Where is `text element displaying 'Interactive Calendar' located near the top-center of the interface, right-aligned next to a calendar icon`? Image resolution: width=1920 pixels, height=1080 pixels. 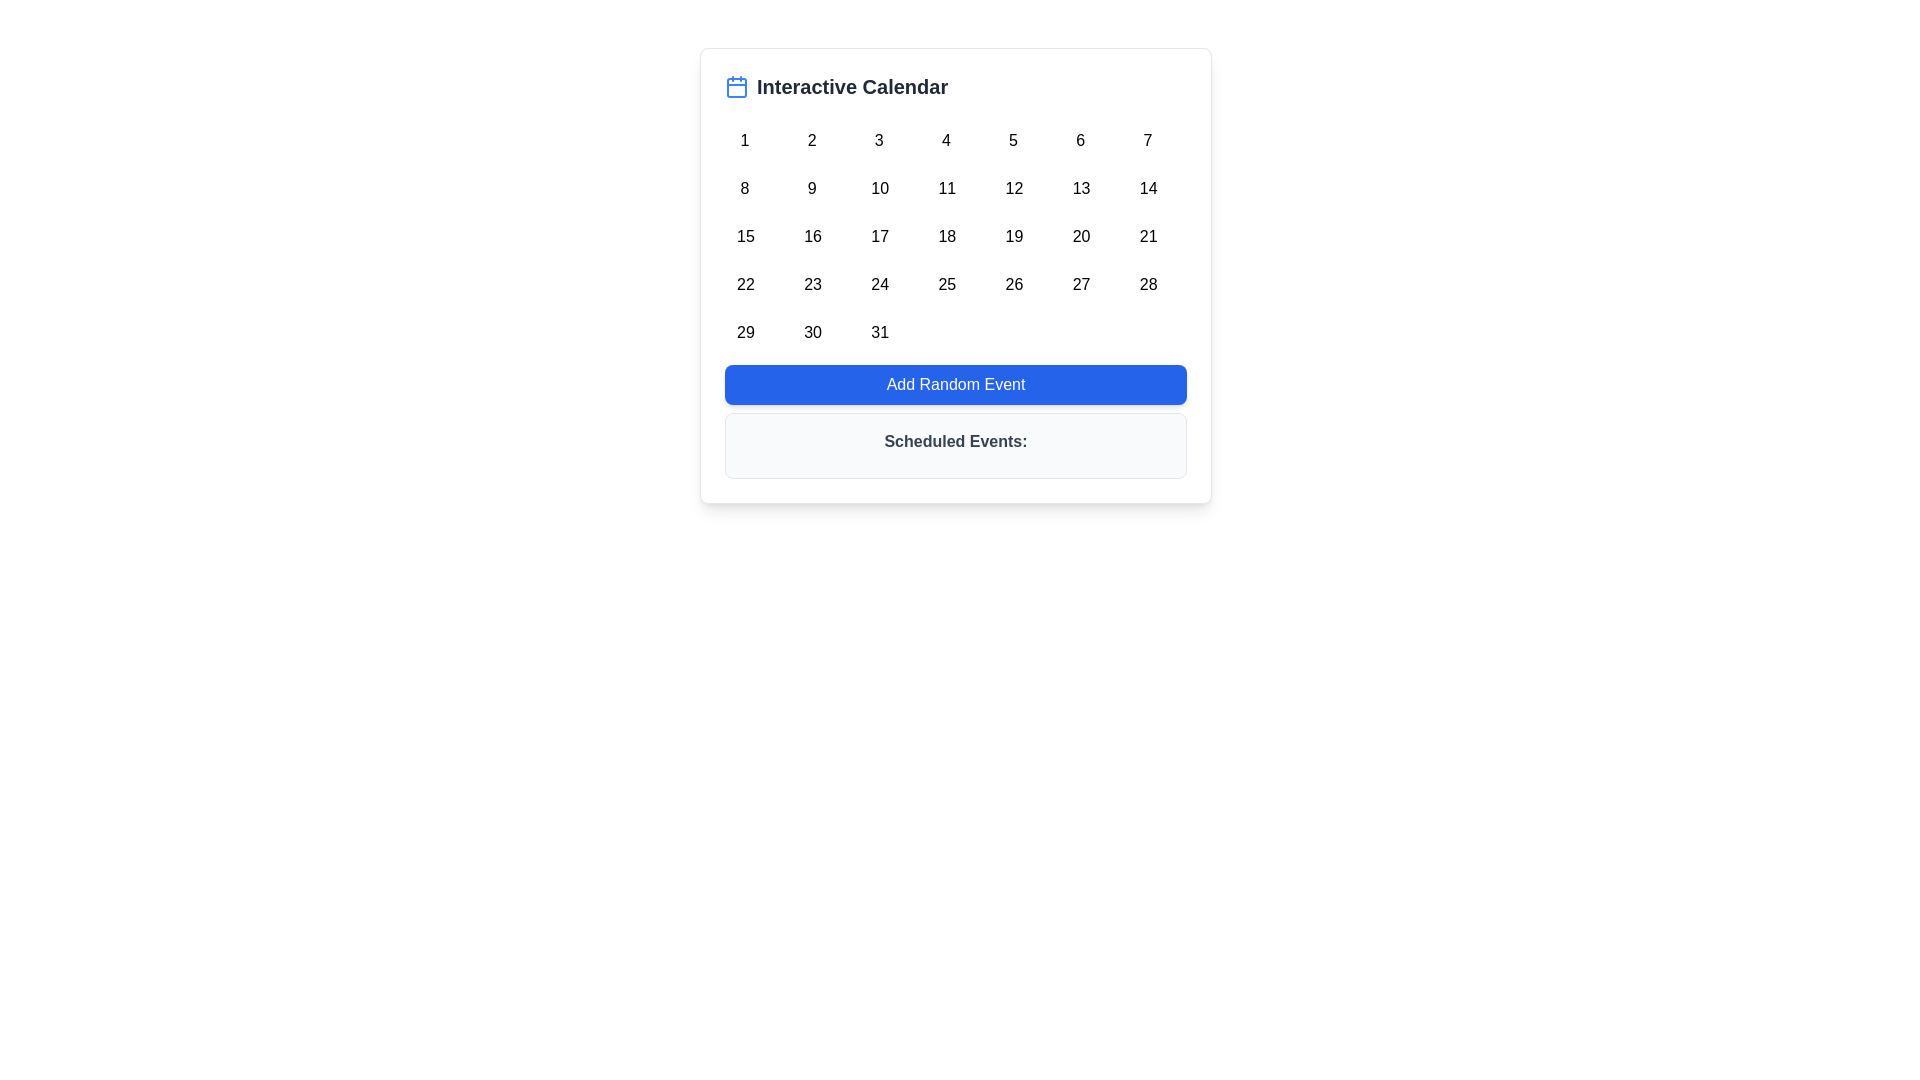 text element displaying 'Interactive Calendar' located near the top-center of the interface, right-aligned next to a calendar icon is located at coordinates (852, 86).